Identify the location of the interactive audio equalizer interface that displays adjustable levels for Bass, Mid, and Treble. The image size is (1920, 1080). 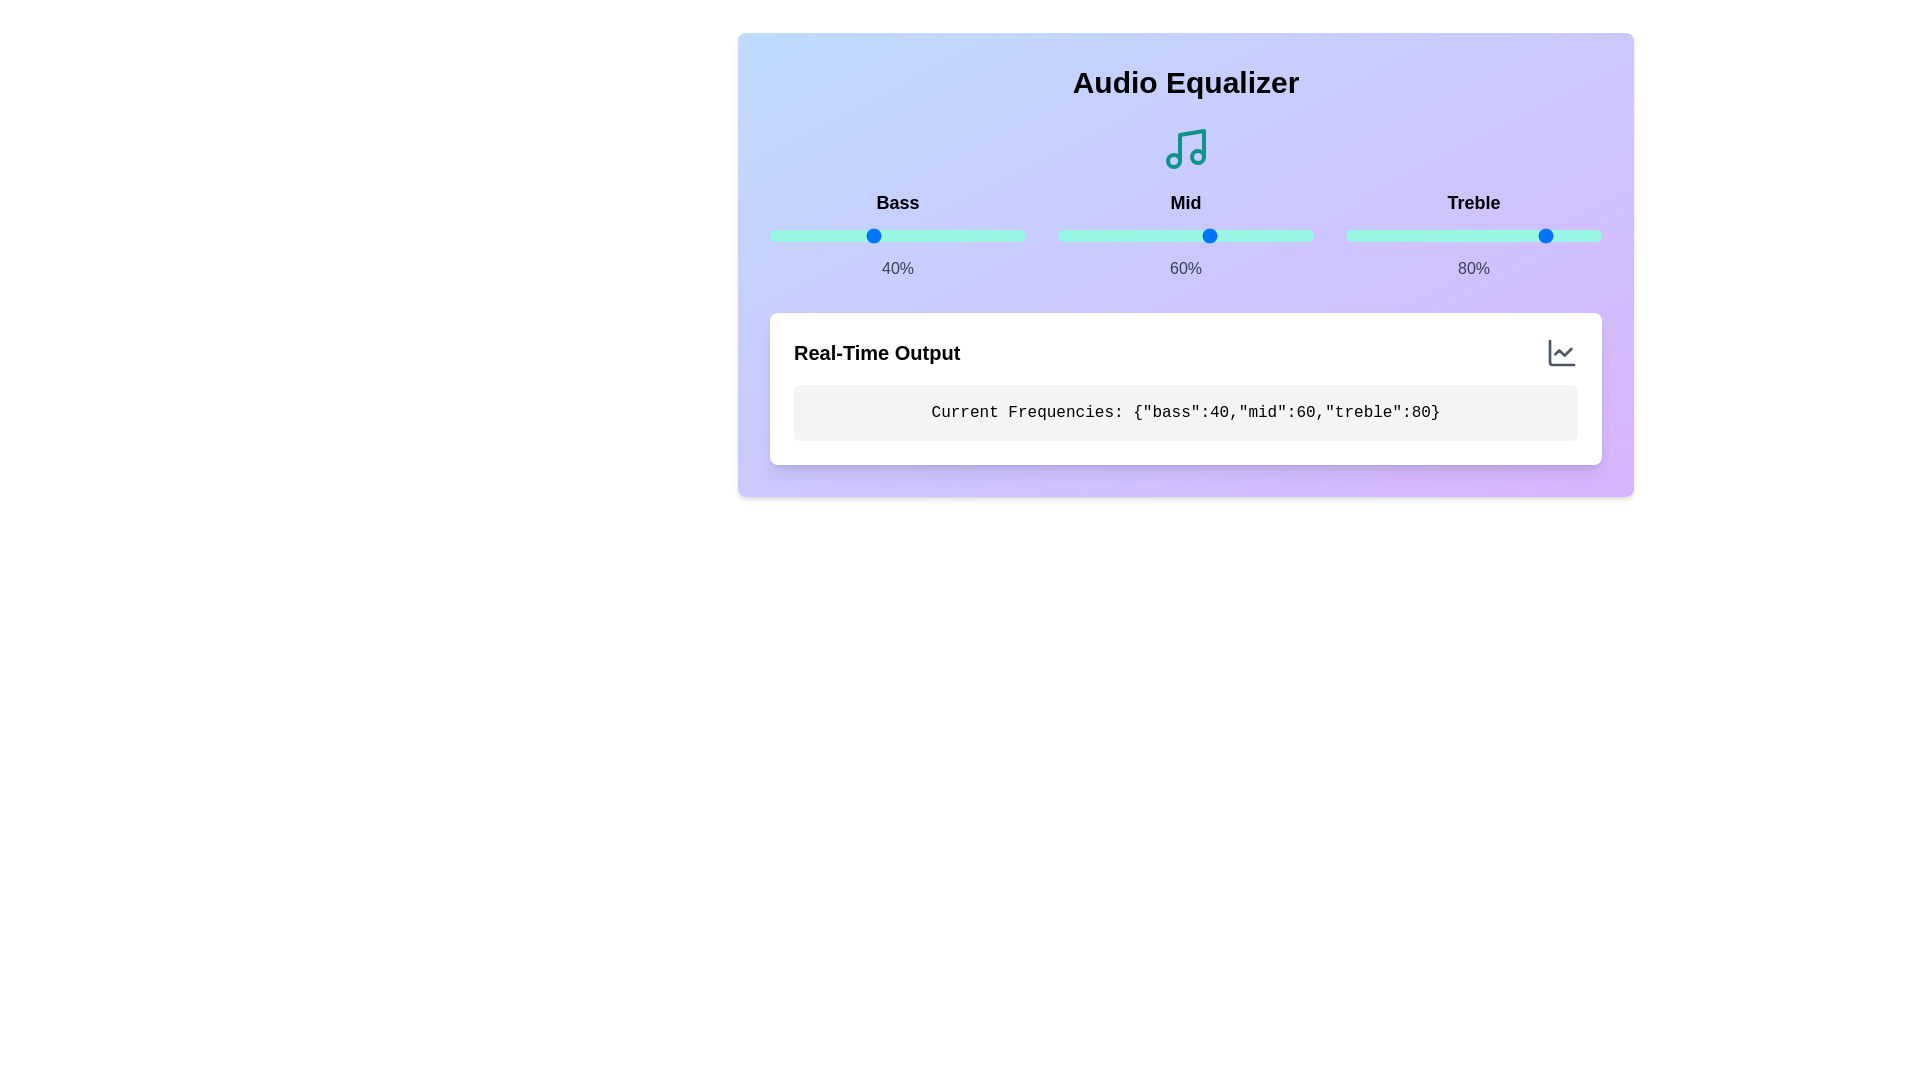
(1185, 264).